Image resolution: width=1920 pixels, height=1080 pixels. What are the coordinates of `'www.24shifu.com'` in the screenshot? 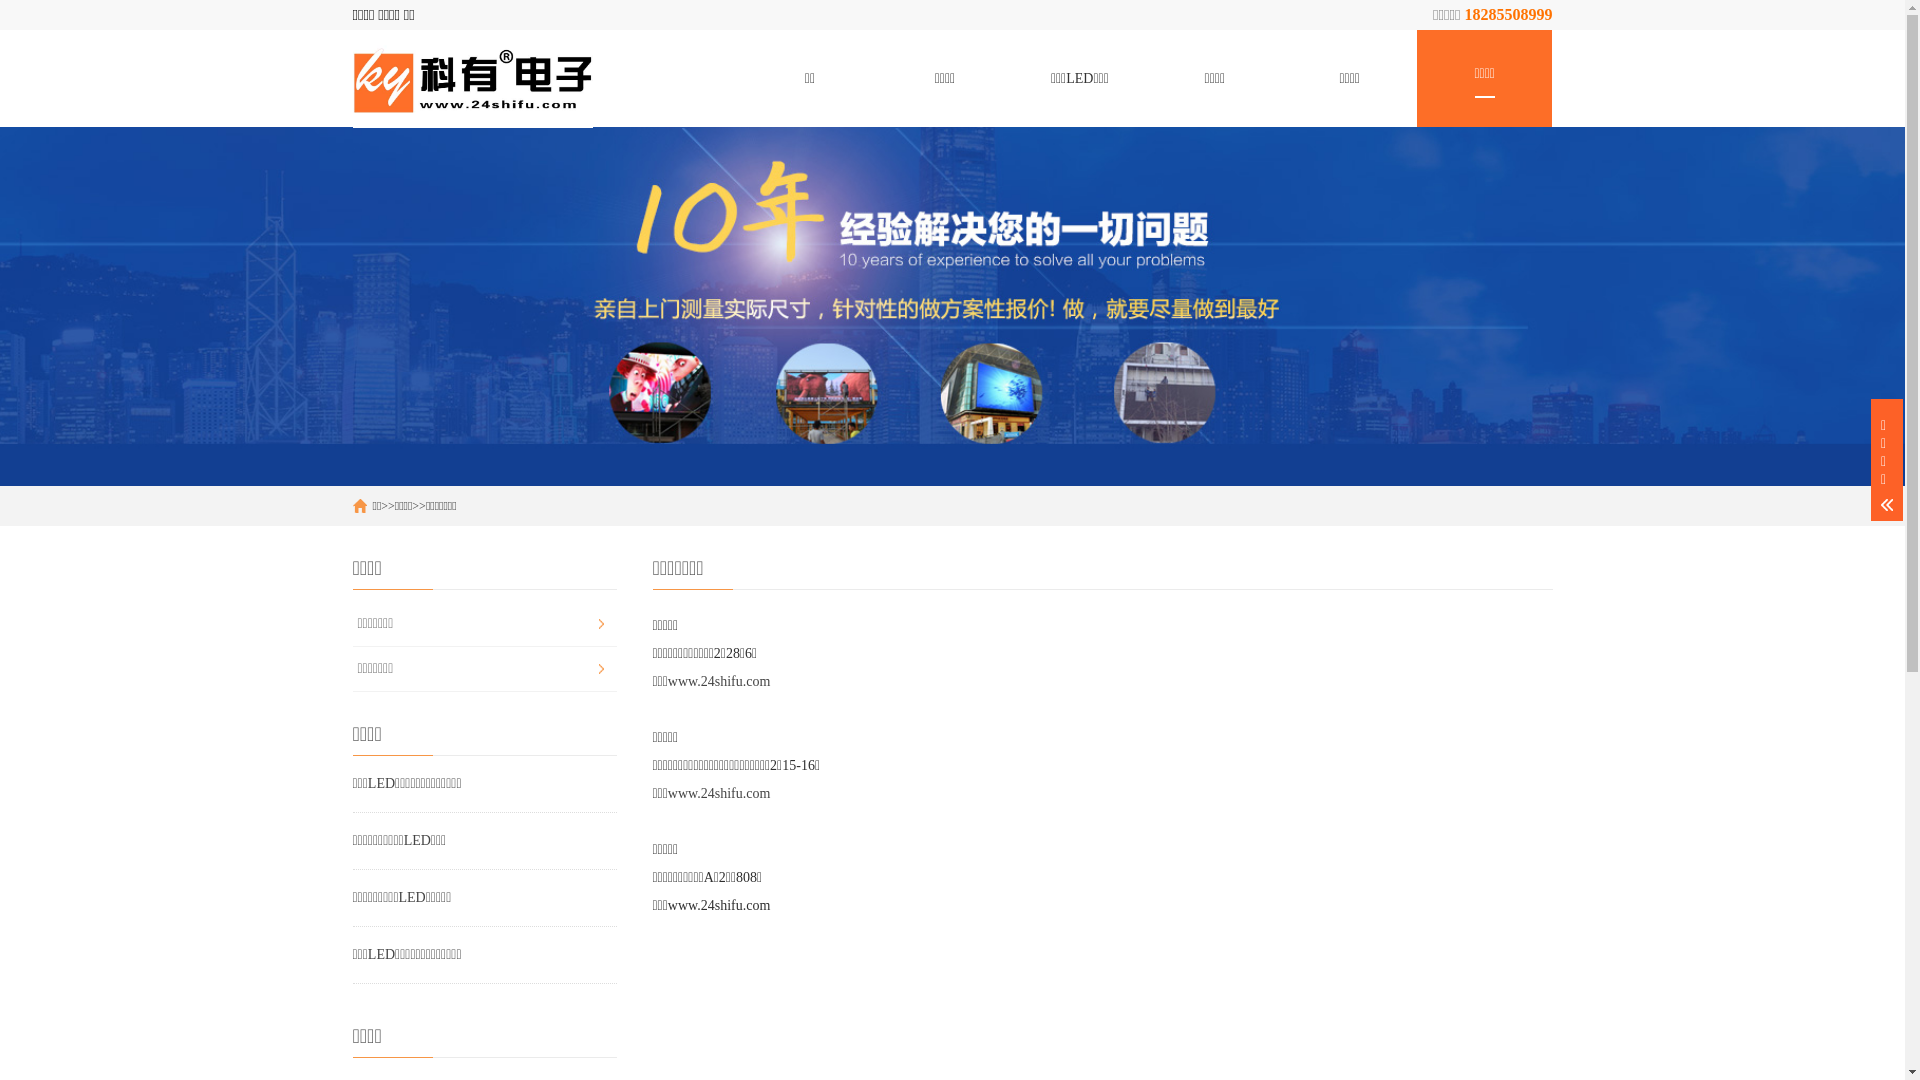 It's located at (719, 680).